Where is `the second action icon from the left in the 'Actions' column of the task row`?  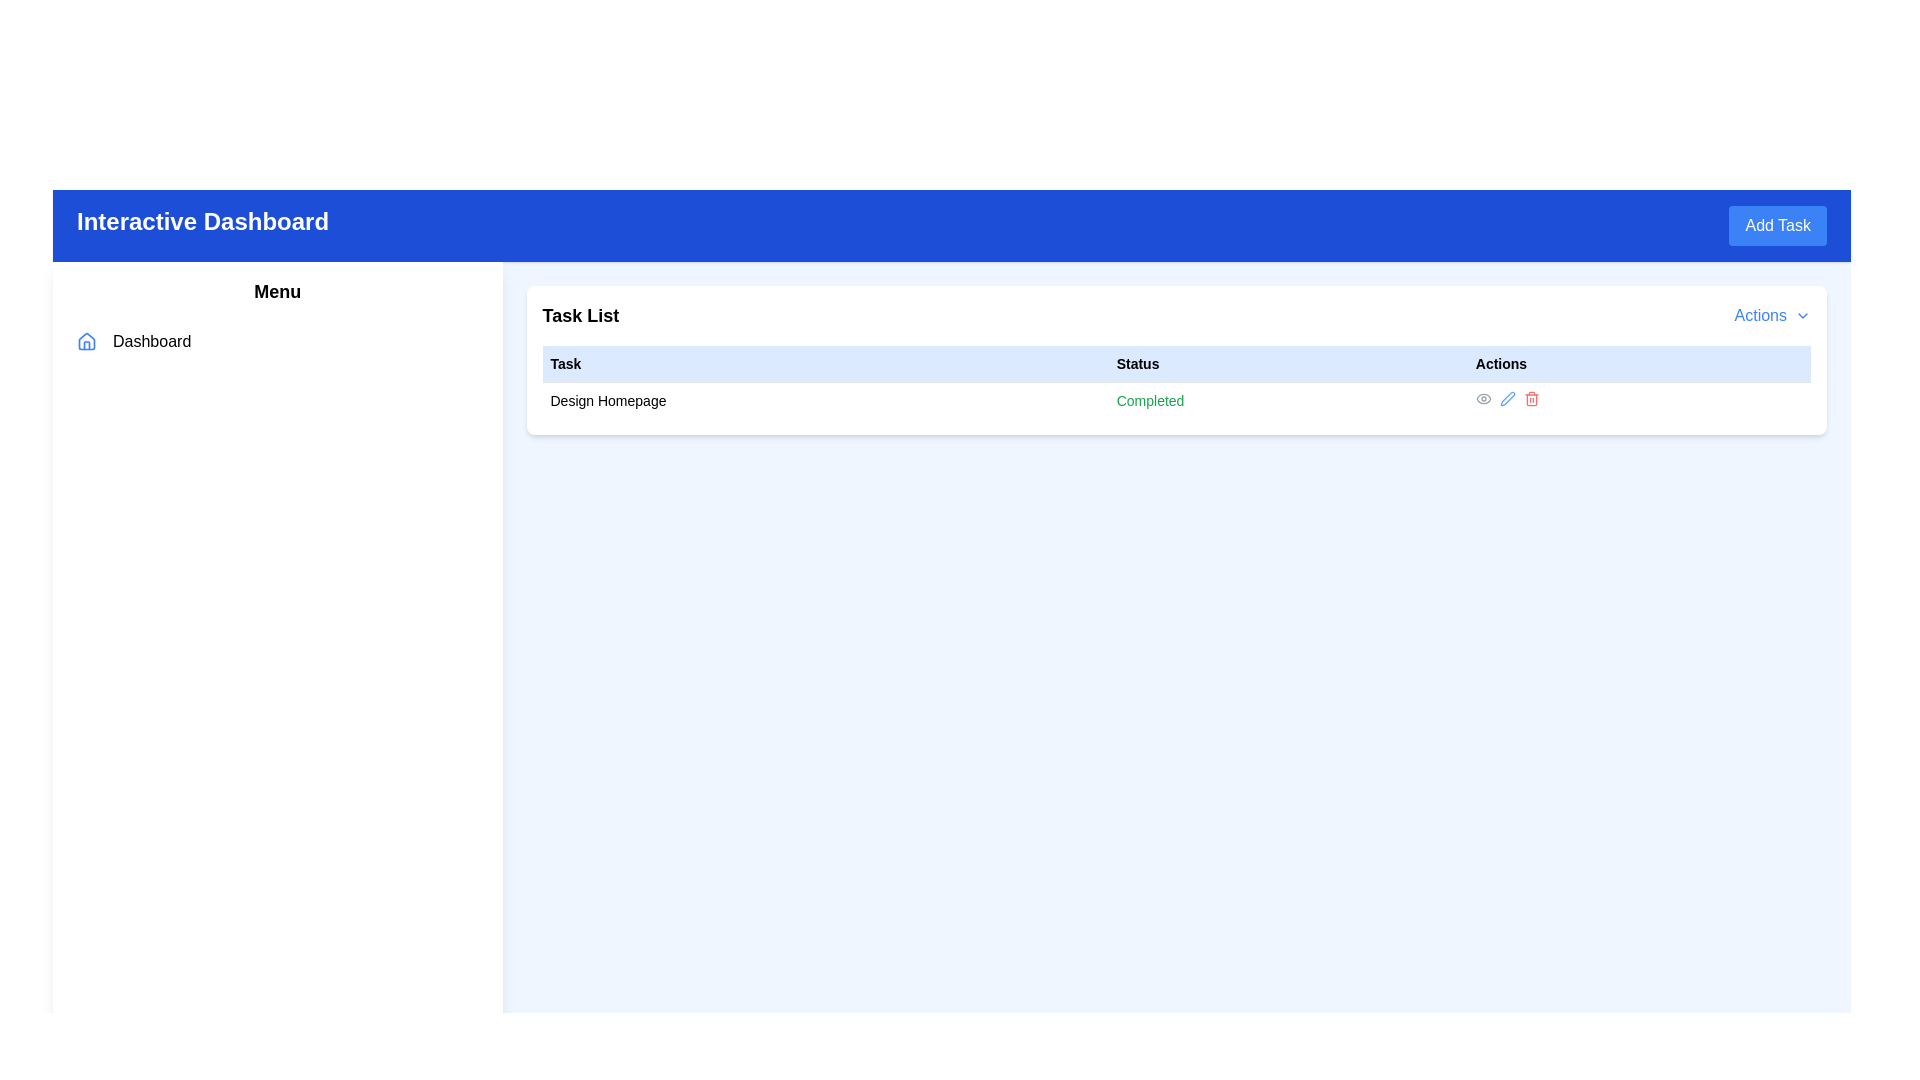
the second action icon from the left in the 'Actions' column of the task row is located at coordinates (1507, 398).